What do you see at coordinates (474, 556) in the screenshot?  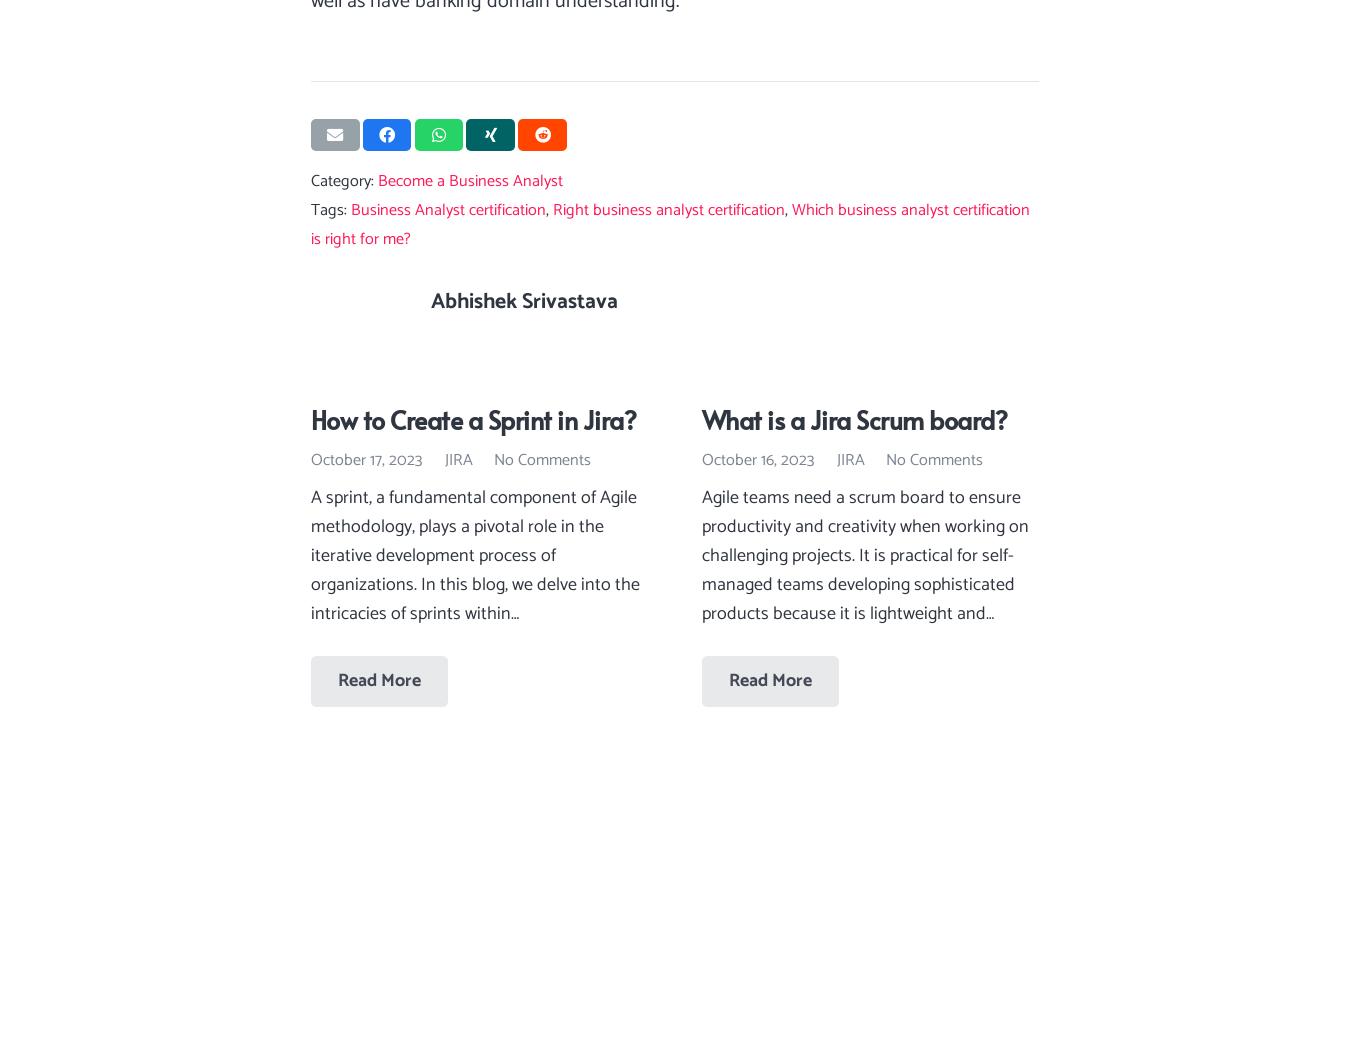 I see `'A sprint, a fundamental component of Agile methodology, plays a pivotal role in the iterative development process of organizations. In this blog, we delve into the intricacies of sprints within…'` at bounding box center [474, 556].